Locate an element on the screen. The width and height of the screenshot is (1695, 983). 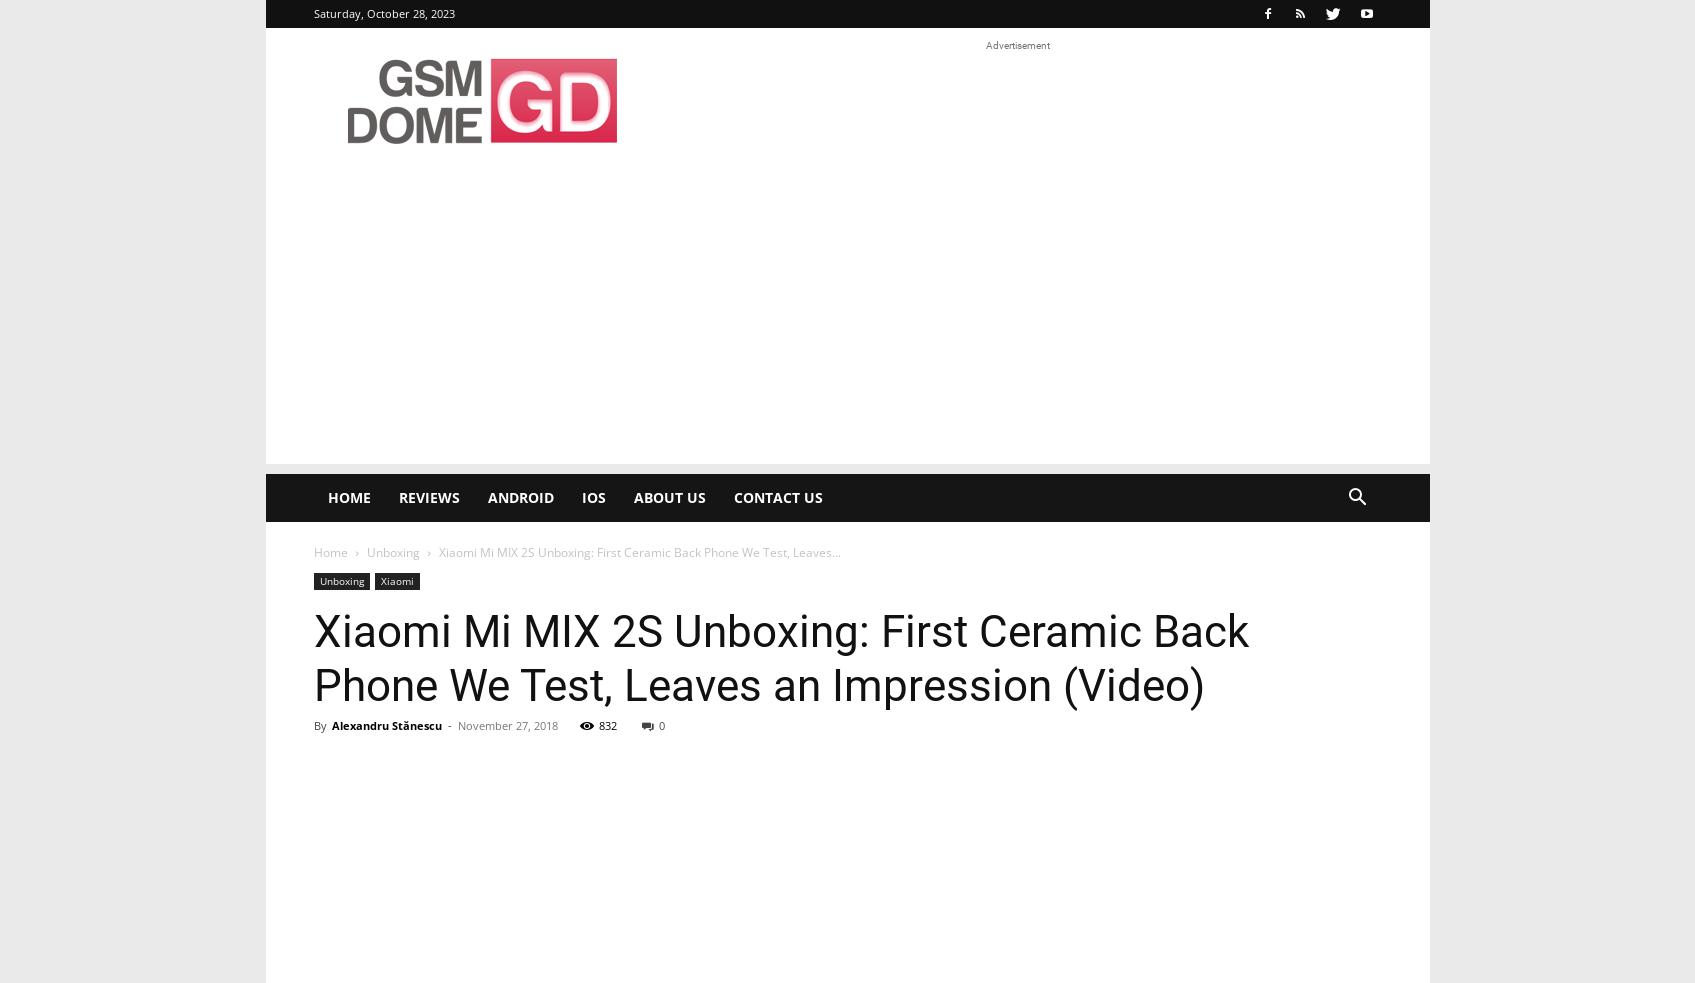
'832' is located at coordinates (596, 724).